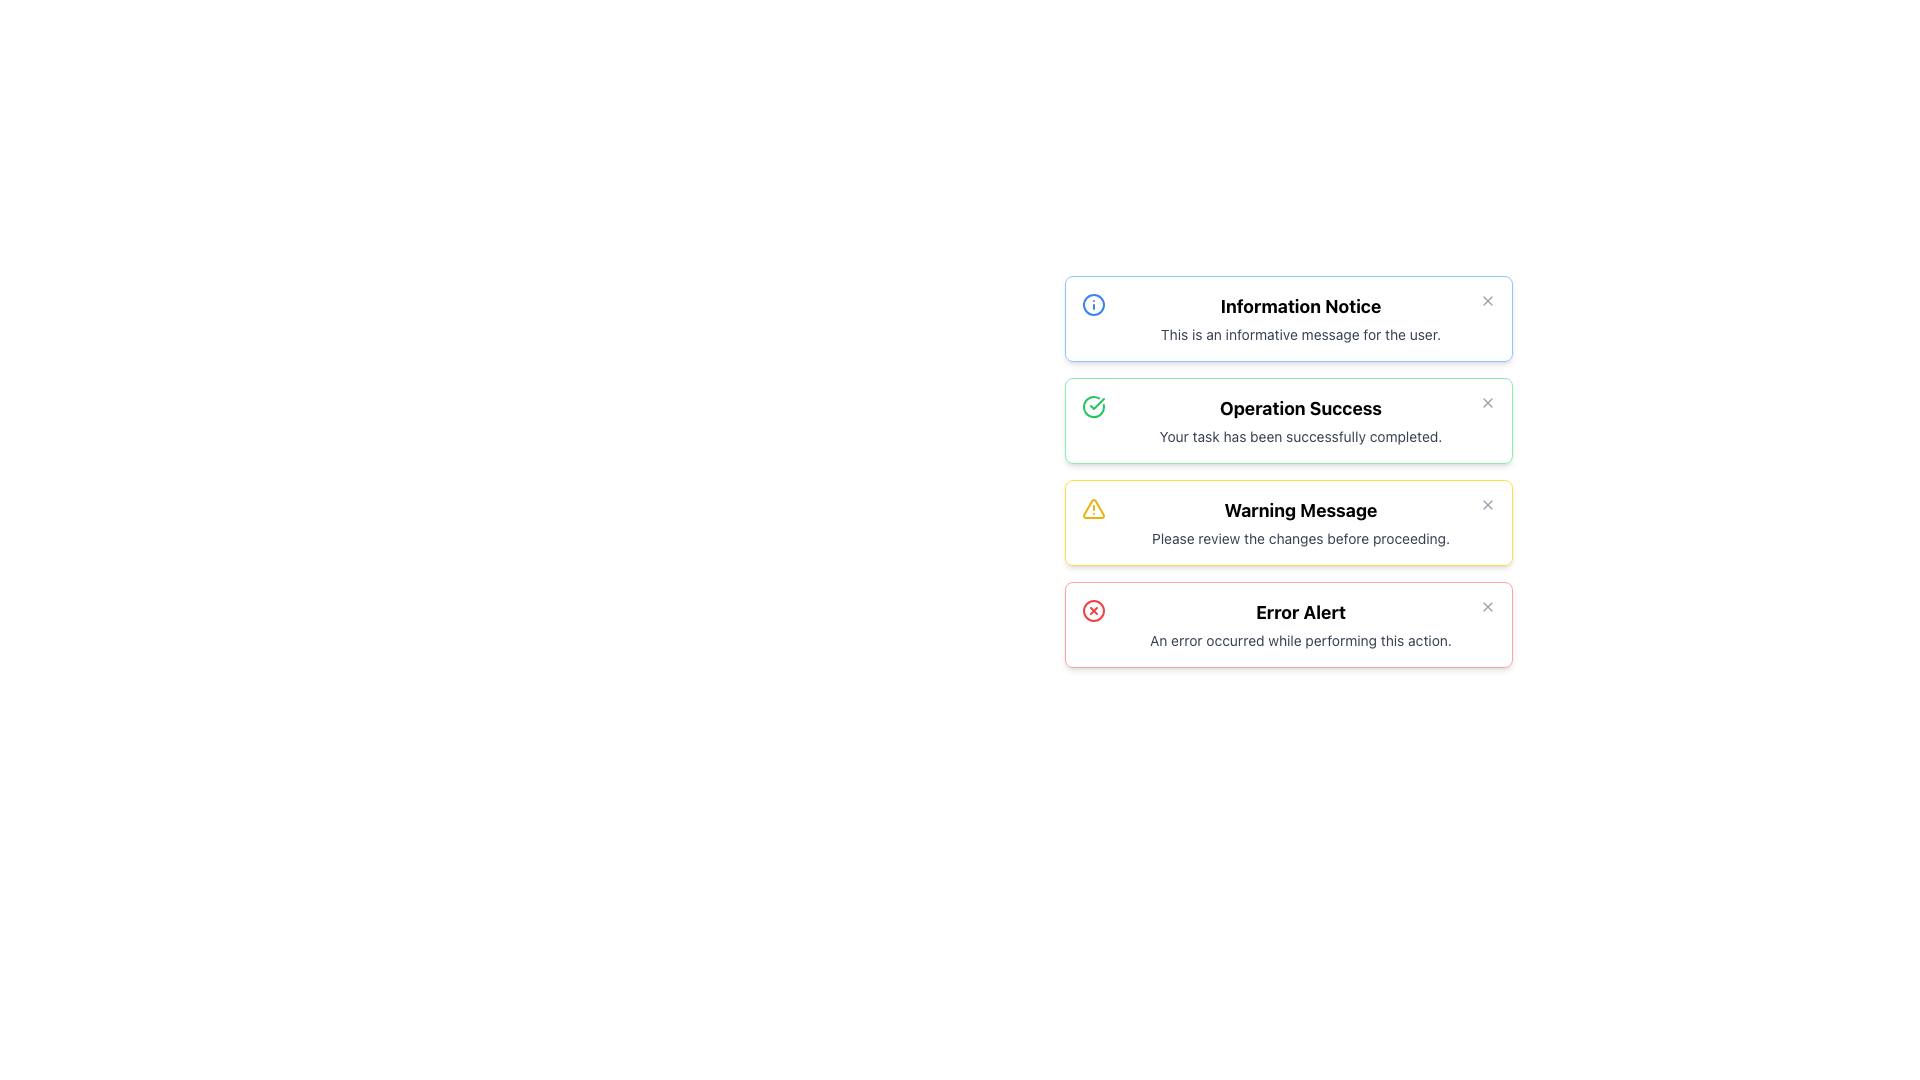 This screenshot has height=1080, width=1920. Describe the element at coordinates (1300, 612) in the screenshot. I see `the title text element of the error notification located at the bottom of the notification stack, positioned above the descriptive text and beyond the red circular icon` at that location.